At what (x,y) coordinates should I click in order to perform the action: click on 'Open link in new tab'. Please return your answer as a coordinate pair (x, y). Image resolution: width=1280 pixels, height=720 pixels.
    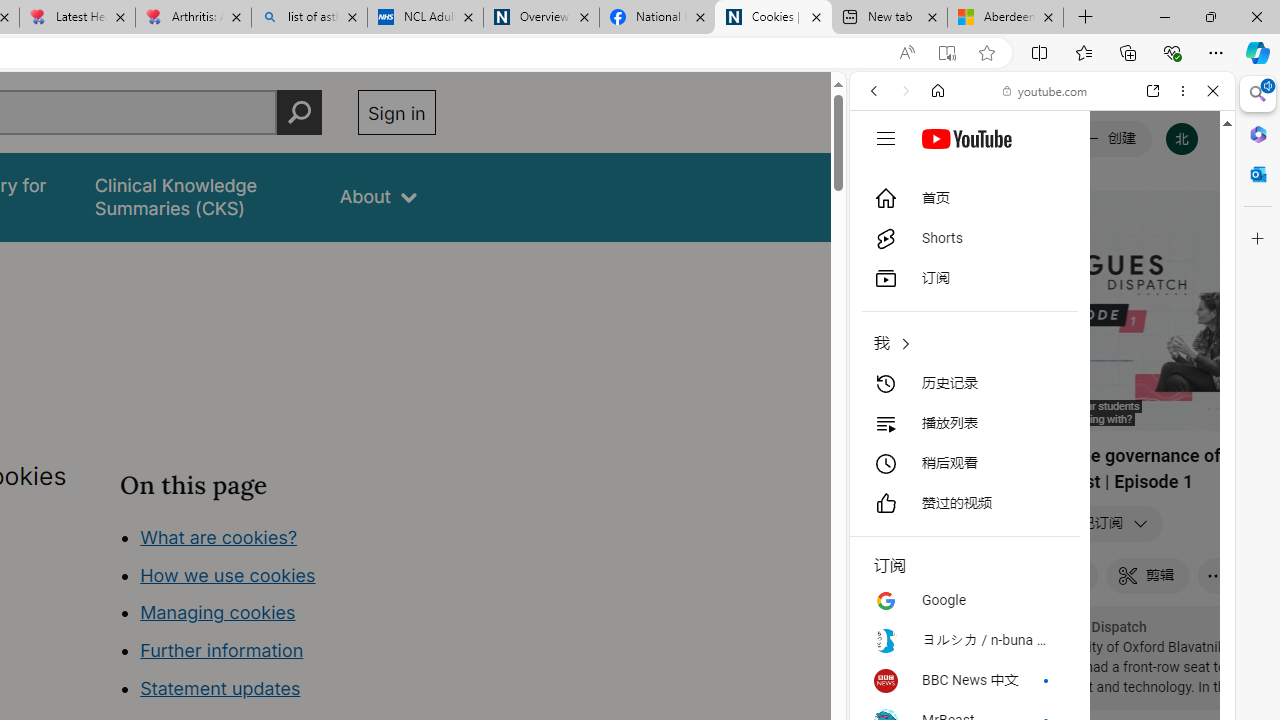
    Looking at the image, I should click on (1153, 91).